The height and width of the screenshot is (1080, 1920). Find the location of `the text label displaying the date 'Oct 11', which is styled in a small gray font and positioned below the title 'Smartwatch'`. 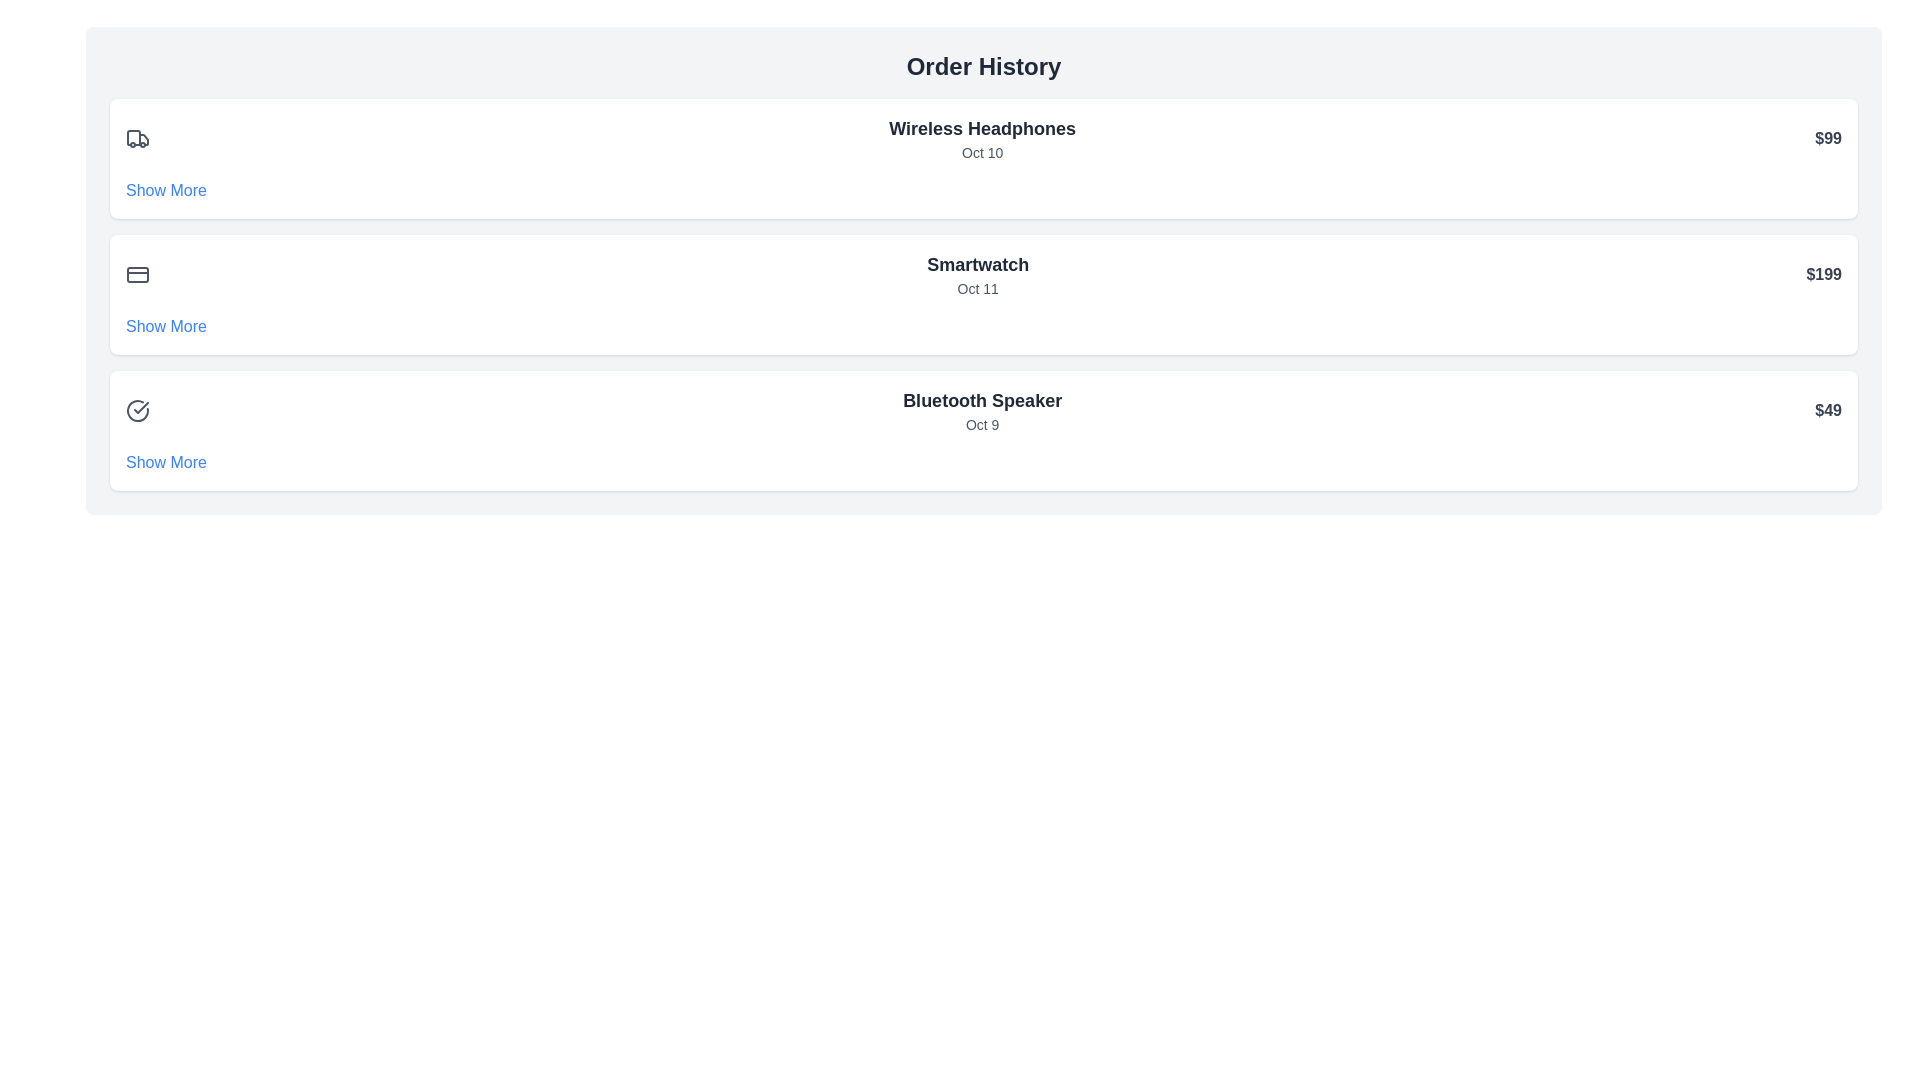

the text label displaying the date 'Oct 11', which is styled in a small gray font and positioned below the title 'Smartwatch' is located at coordinates (978, 289).